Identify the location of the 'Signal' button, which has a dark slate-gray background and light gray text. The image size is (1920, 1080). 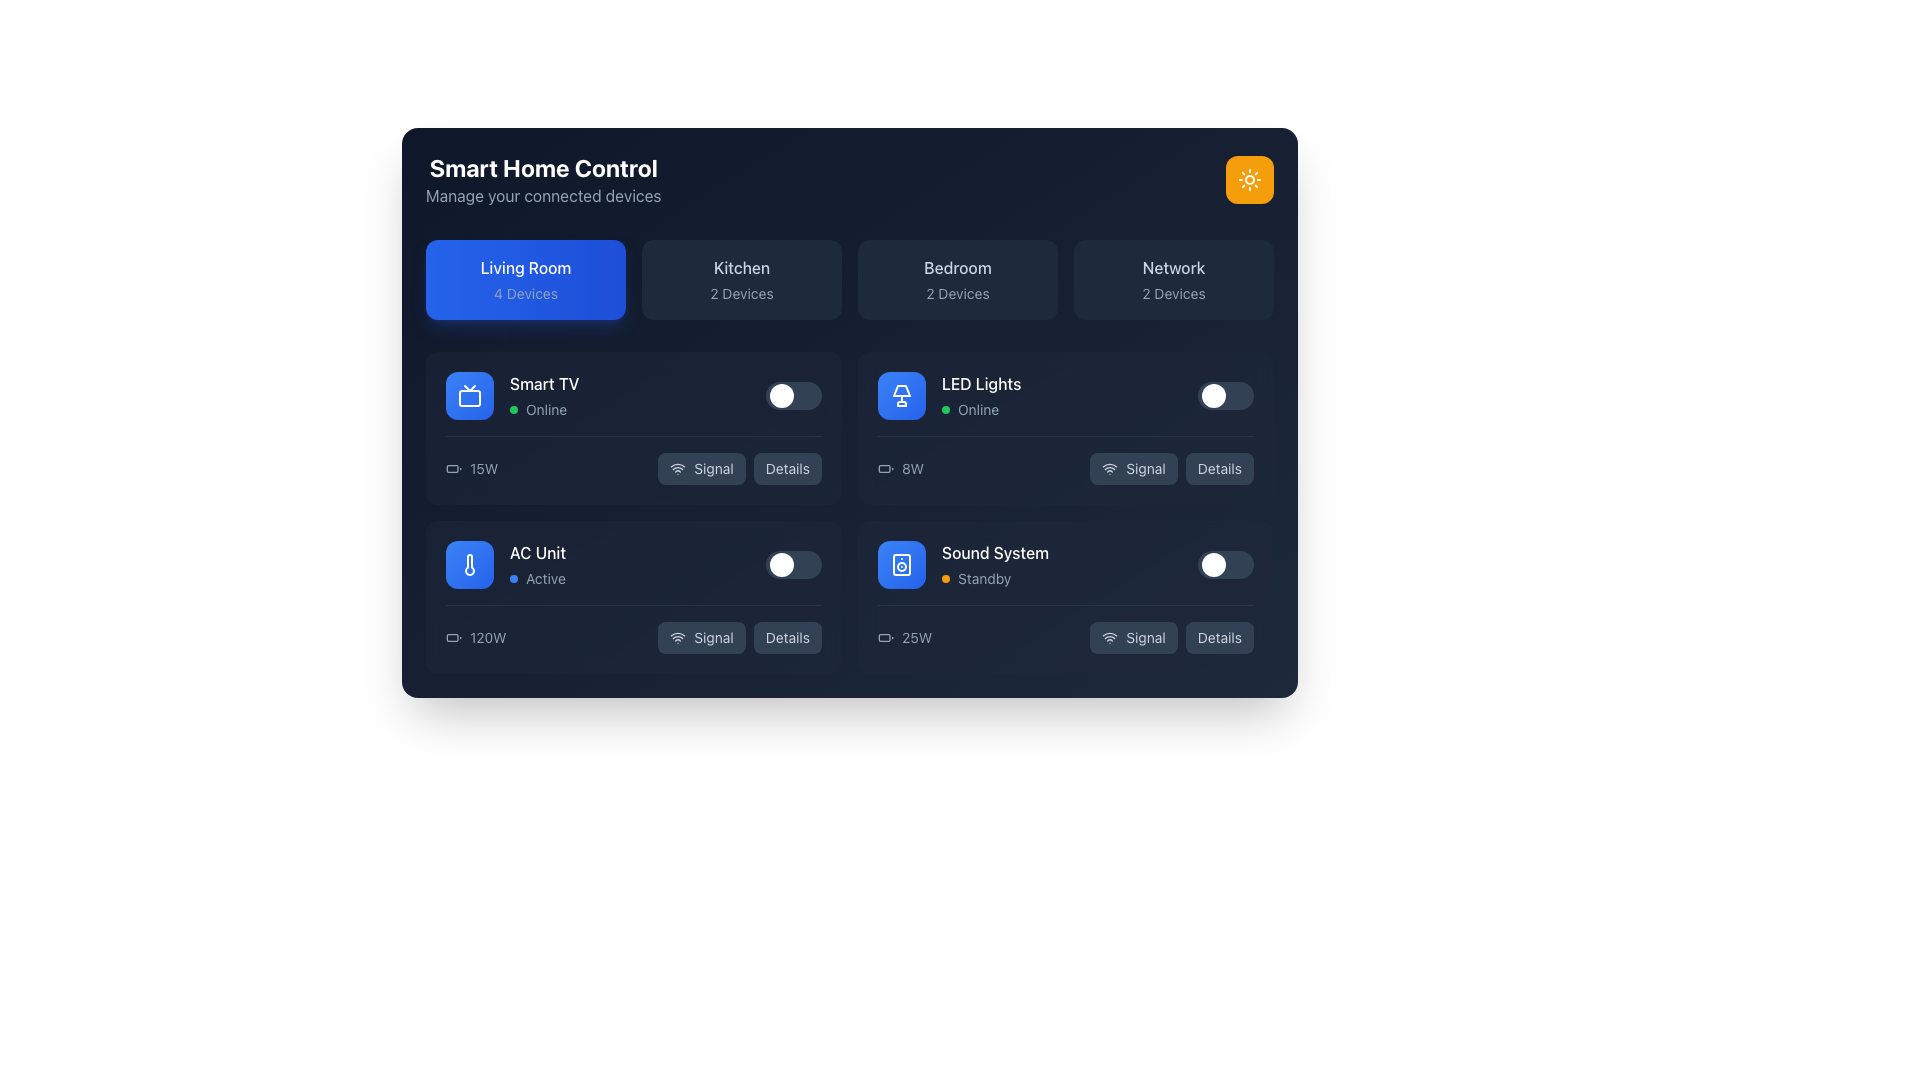
(1133, 469).